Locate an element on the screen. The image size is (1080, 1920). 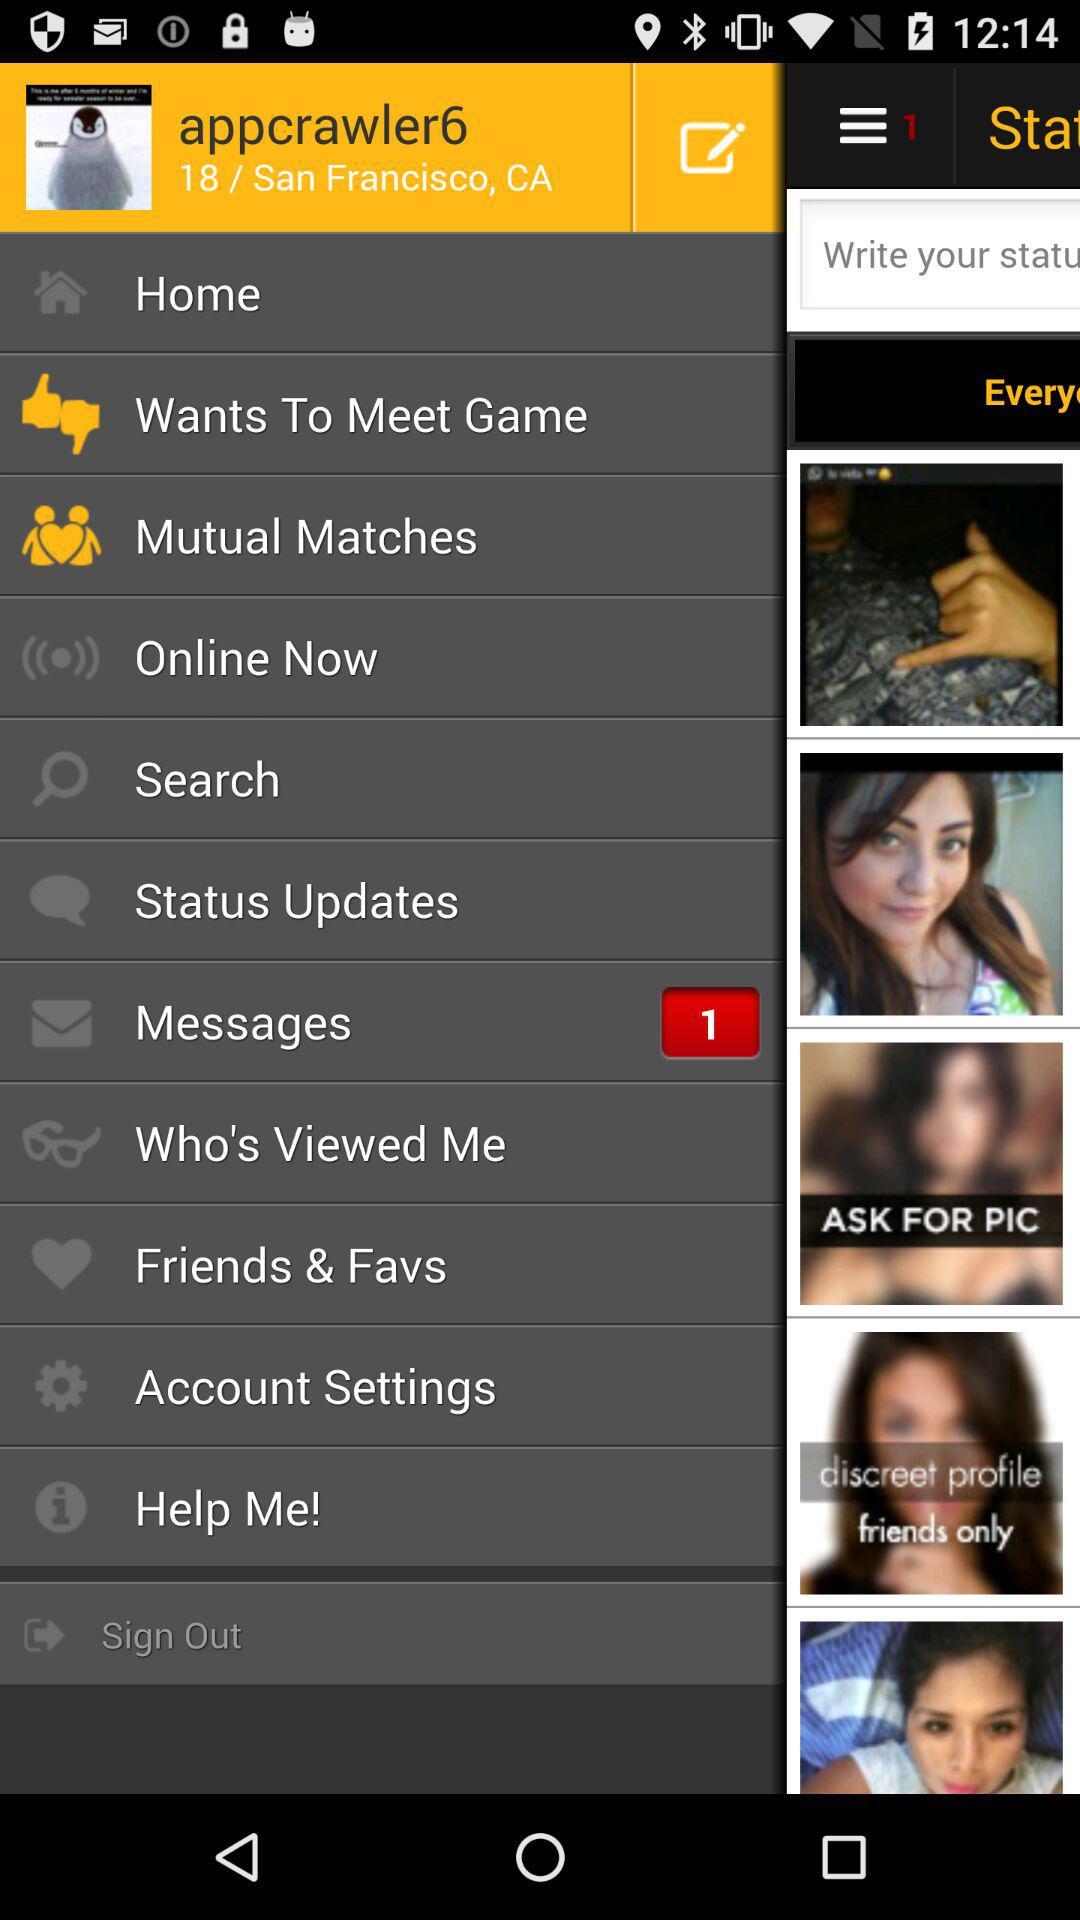
status space is located at coordinates (937, 259).